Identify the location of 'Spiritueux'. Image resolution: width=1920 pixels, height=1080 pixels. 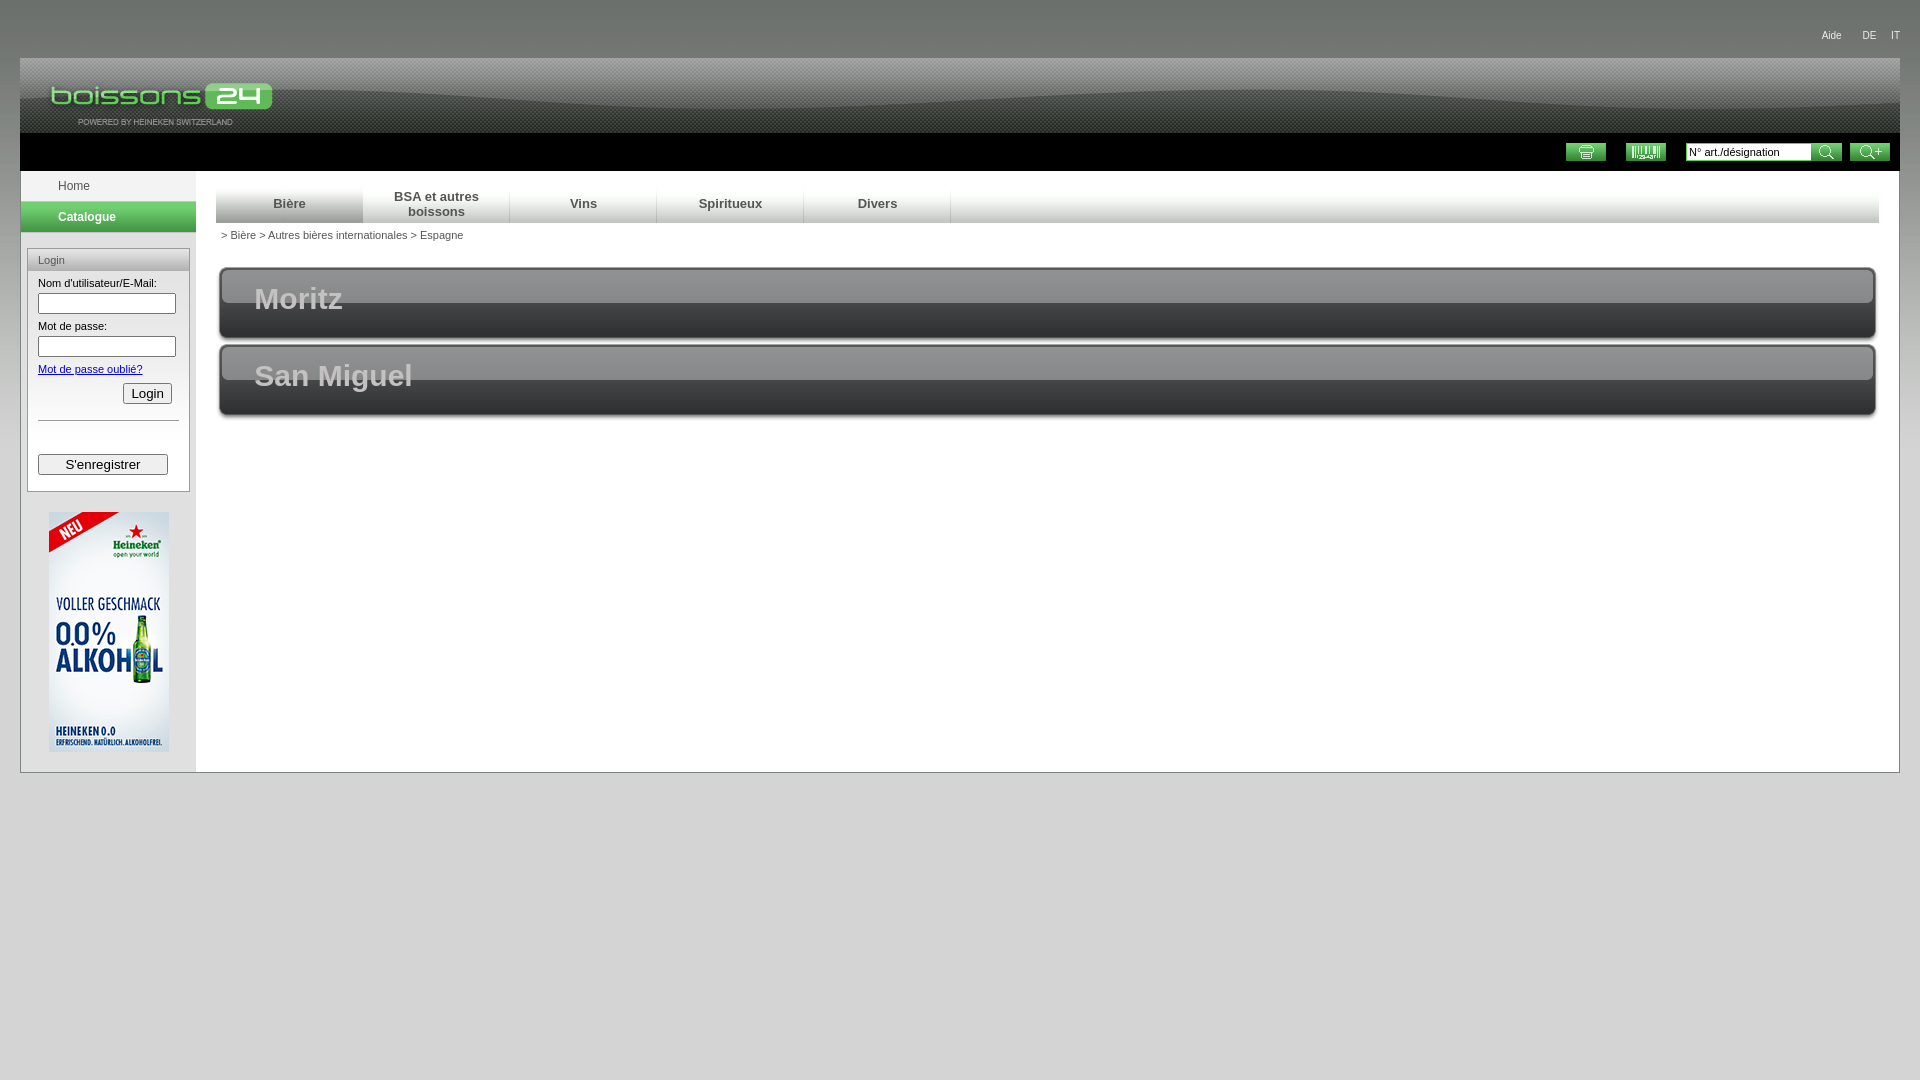
(729, 203).